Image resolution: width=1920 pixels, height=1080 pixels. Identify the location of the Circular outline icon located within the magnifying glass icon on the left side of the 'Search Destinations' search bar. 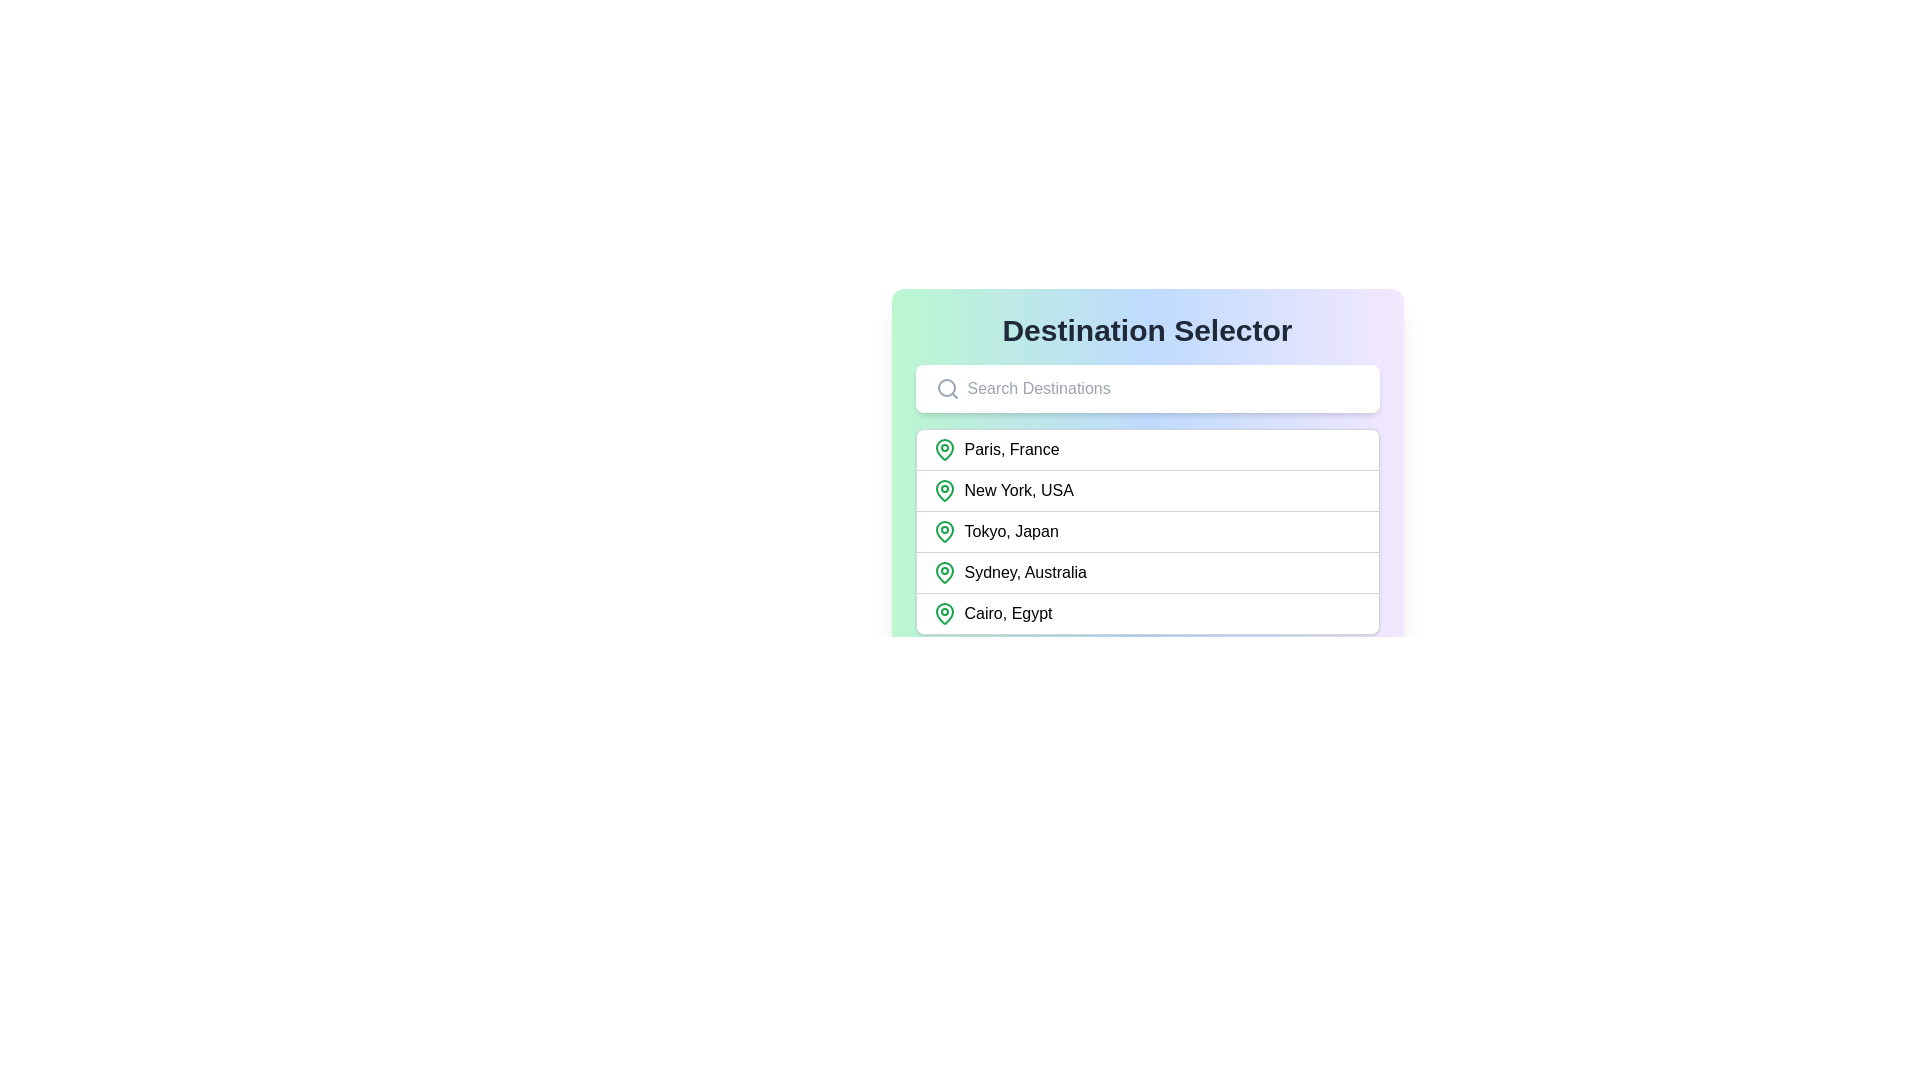
(945, 388).